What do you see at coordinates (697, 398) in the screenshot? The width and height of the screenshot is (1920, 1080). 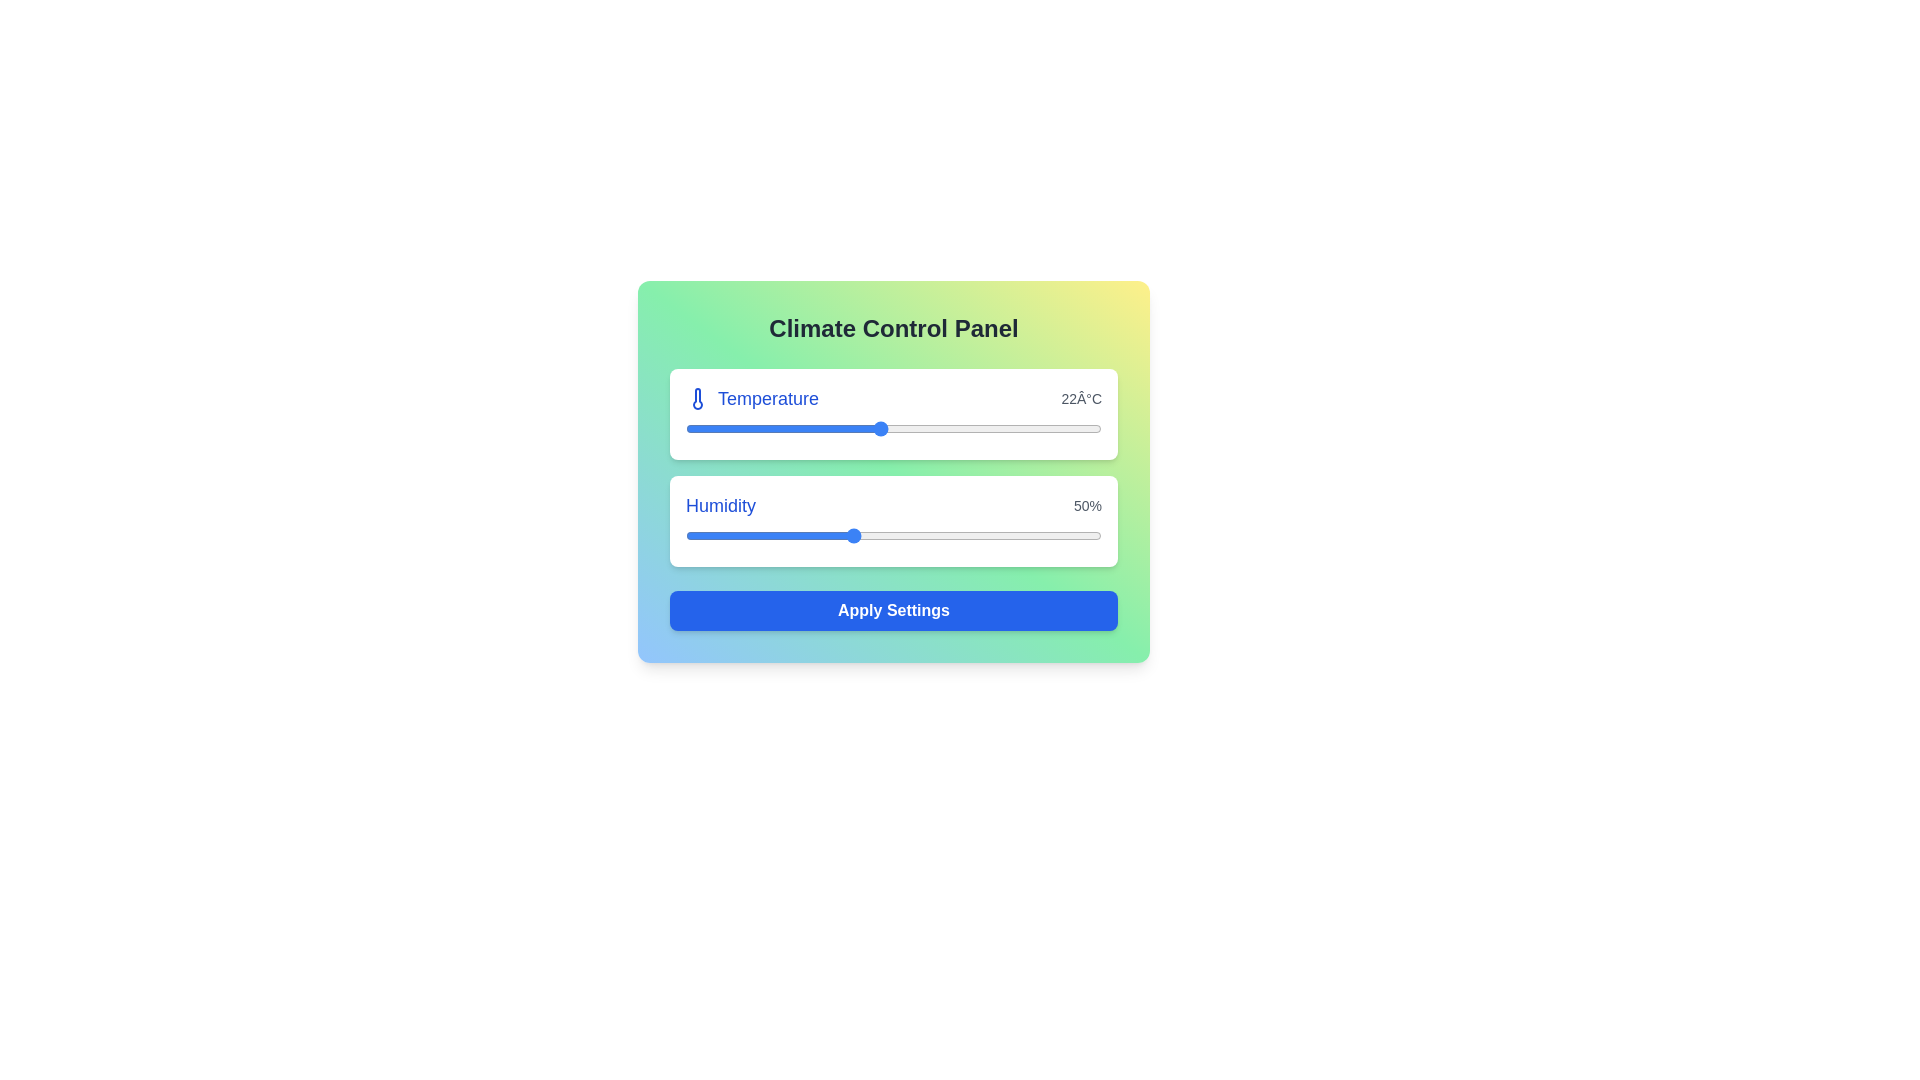 I see `the blue thermometer icon located to the left of the 'Temperature' text in the 'Temperature' section` at bounding box center [697, 398].